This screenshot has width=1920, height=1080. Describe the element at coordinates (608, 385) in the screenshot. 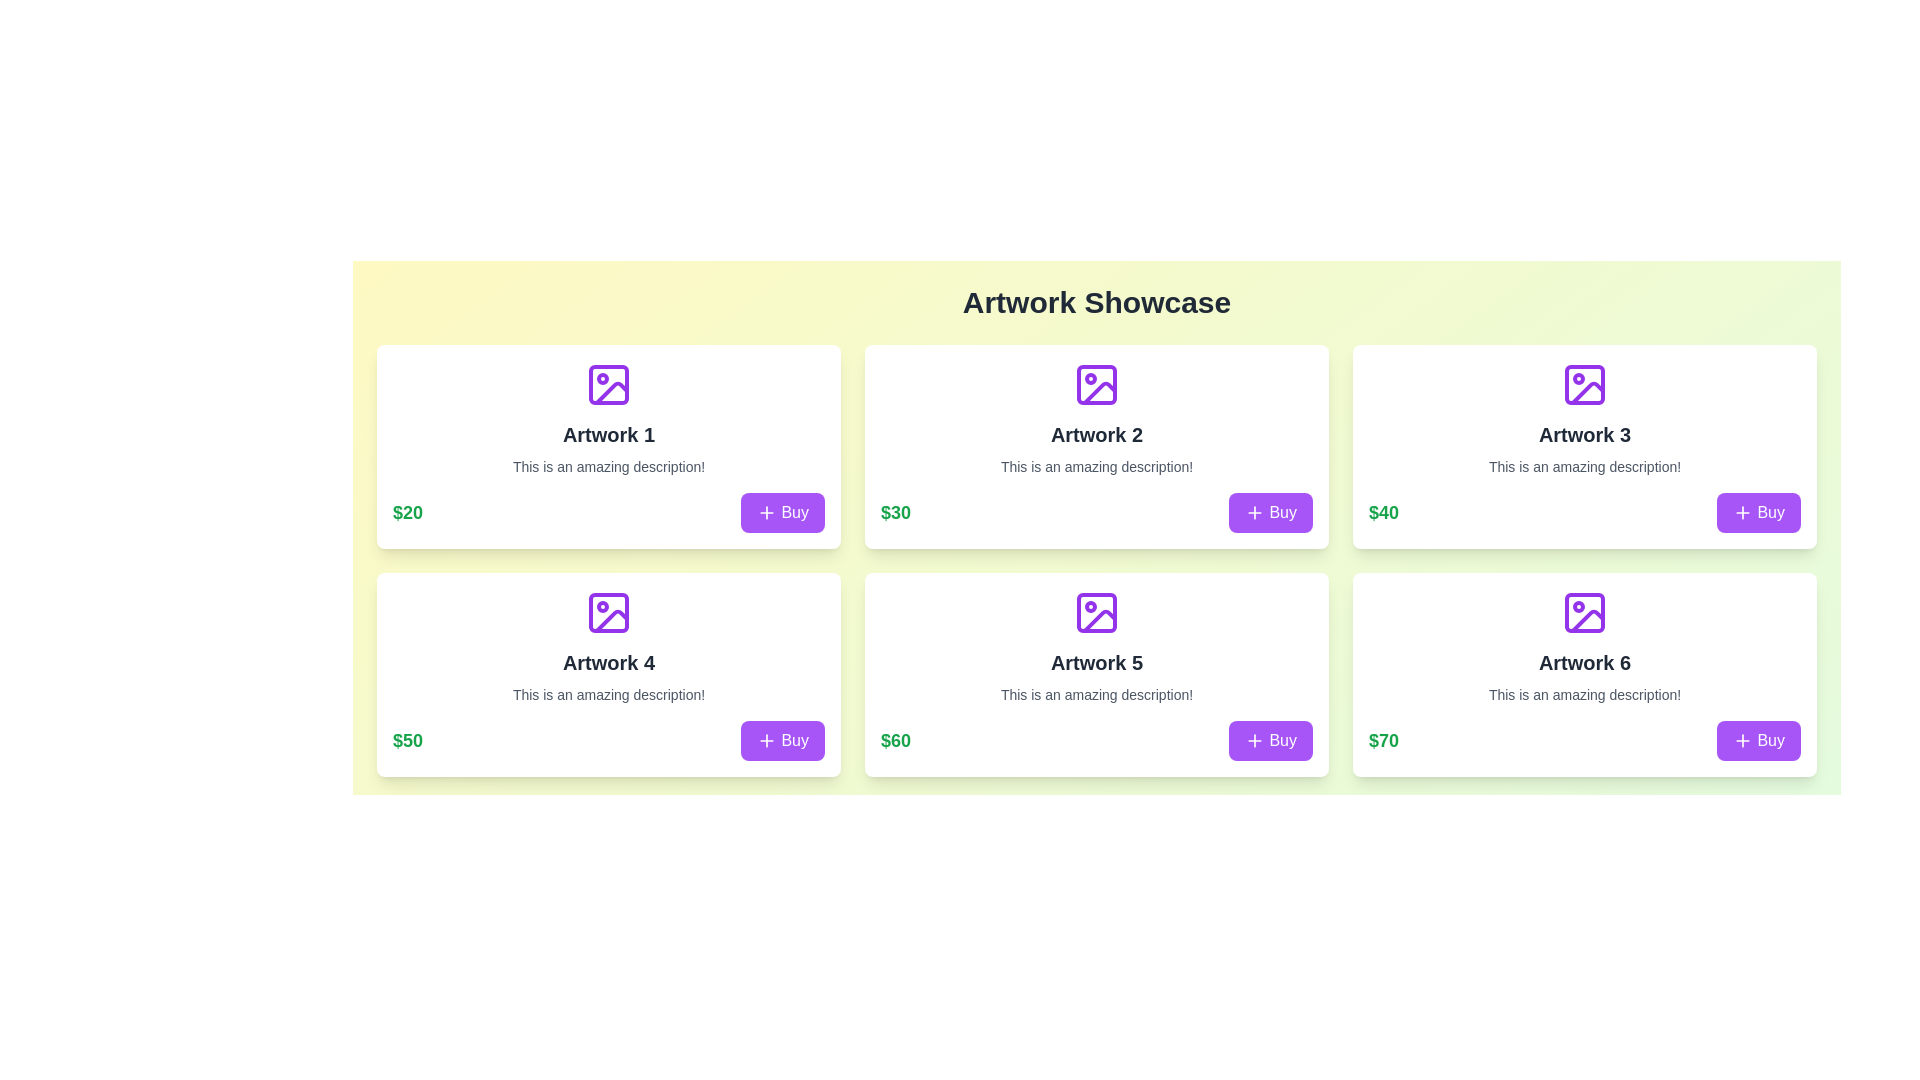

I see `the Decorative rectangle (SVG element) that symbolizes an image or media file, located in the first grid cell of a 2-row, 3-column layout at the top left of the interface` at that location.